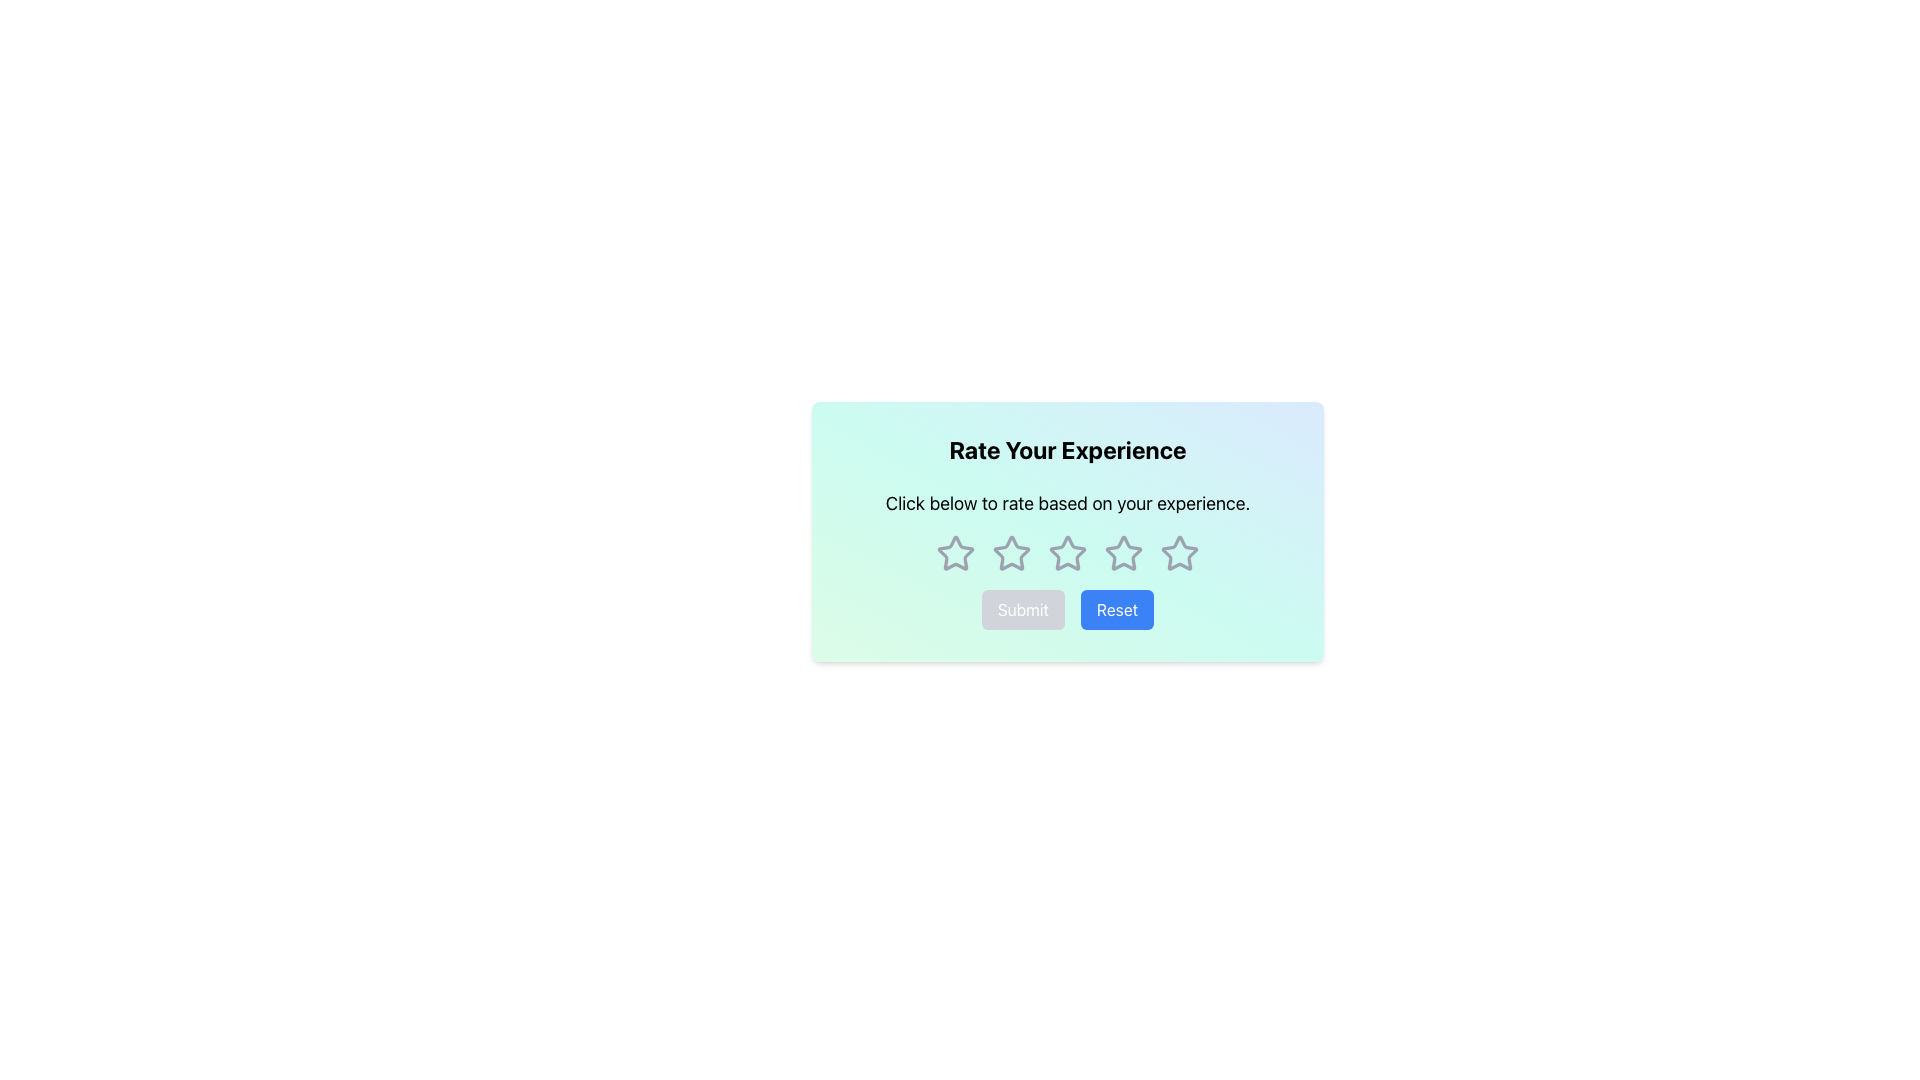  Describe the element at coordinates (1012, 553) in the screenshot. I see `the second star icon in the rating section` at that location.